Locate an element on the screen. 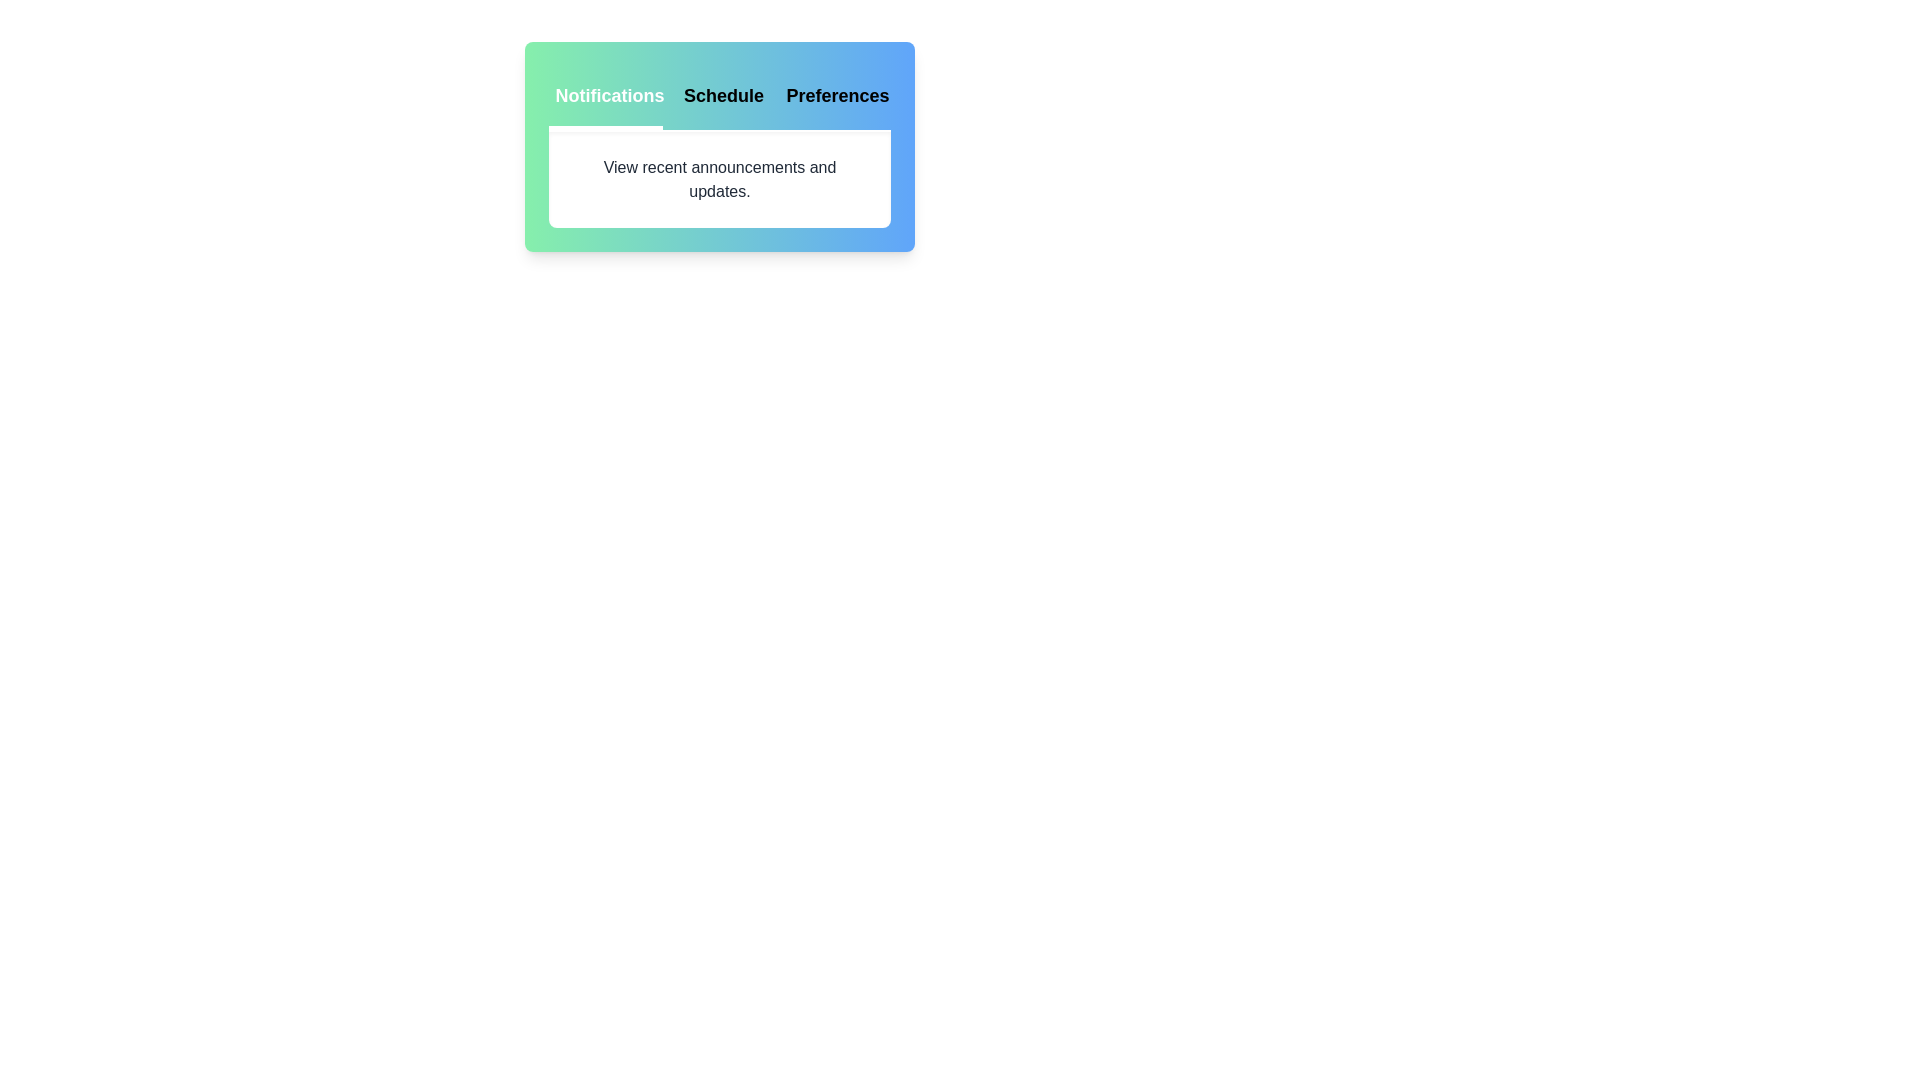  the content displayed in the active tab area is located at coordinates (720, 180).